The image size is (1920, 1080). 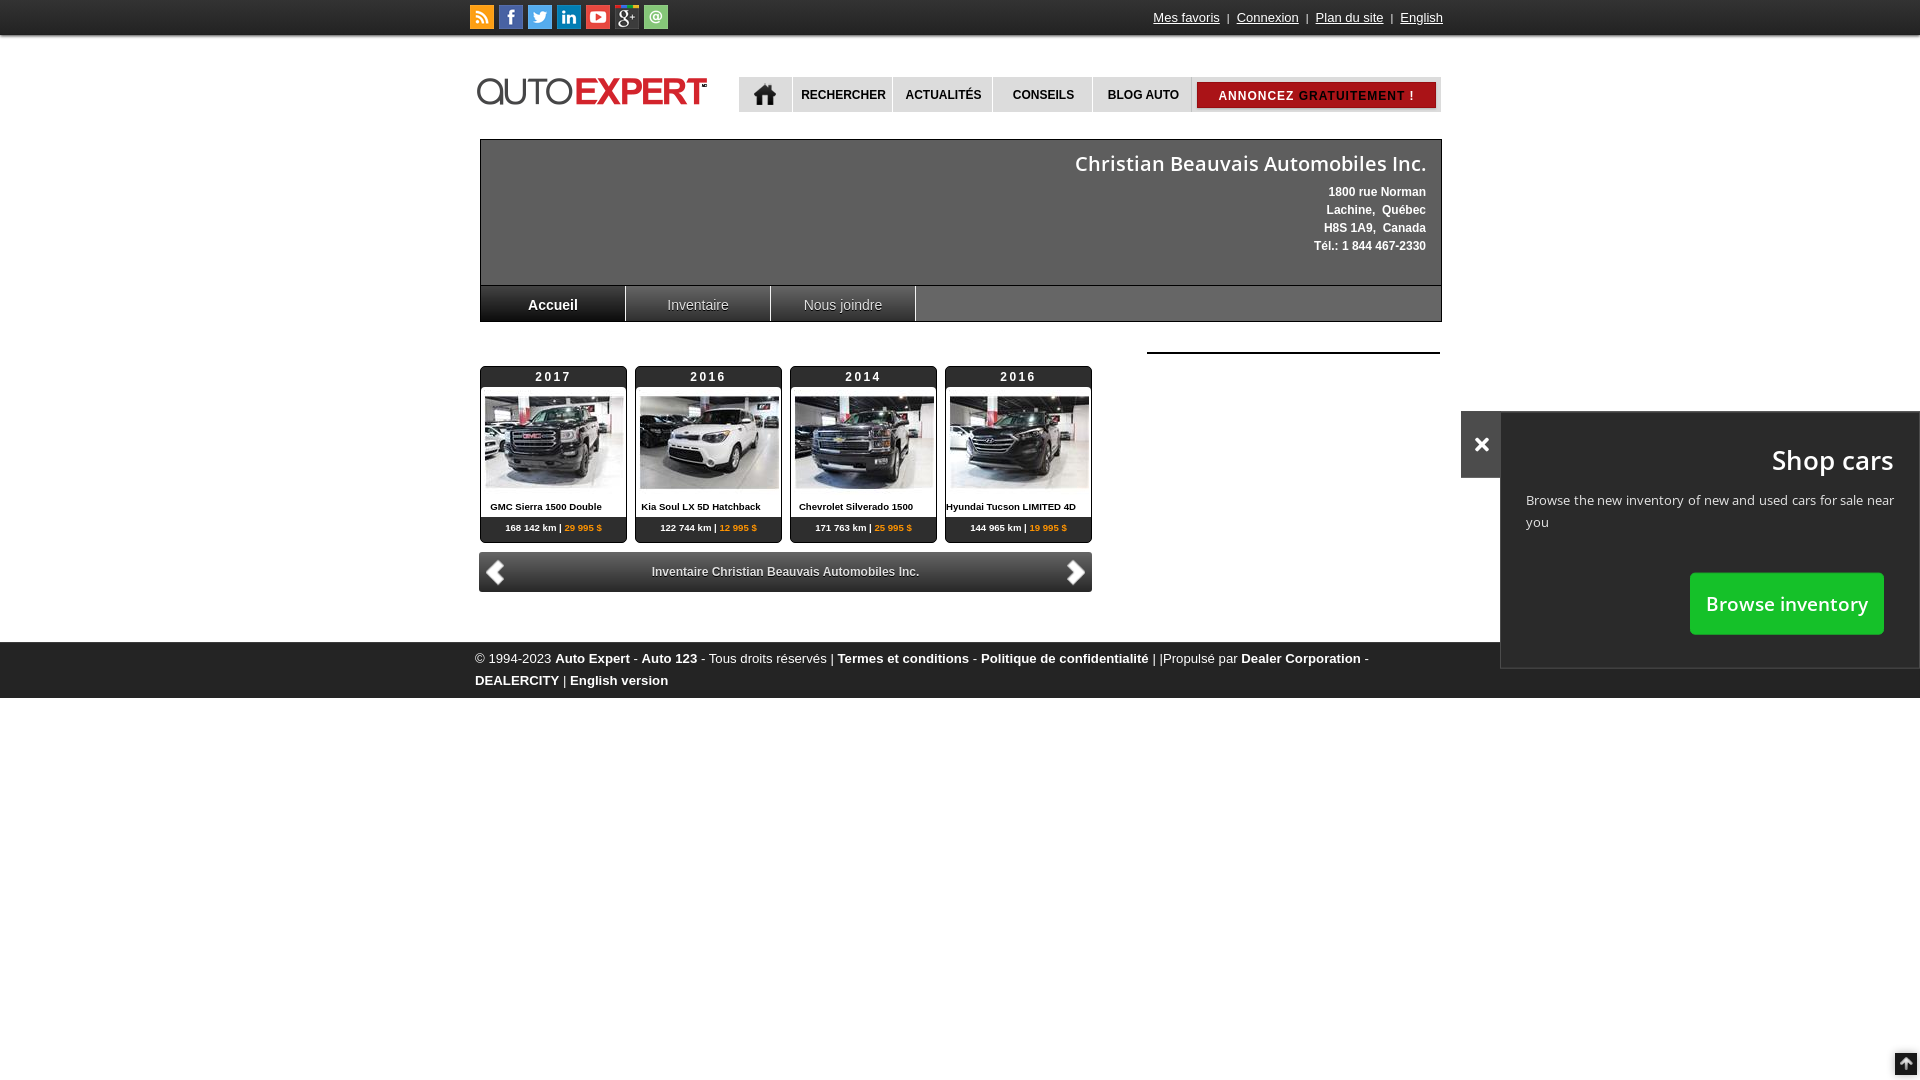 What do you see at coordinates (591, 658) in the screenshot?
I see `'Auto Expert'` at bounding box center [591, 658].